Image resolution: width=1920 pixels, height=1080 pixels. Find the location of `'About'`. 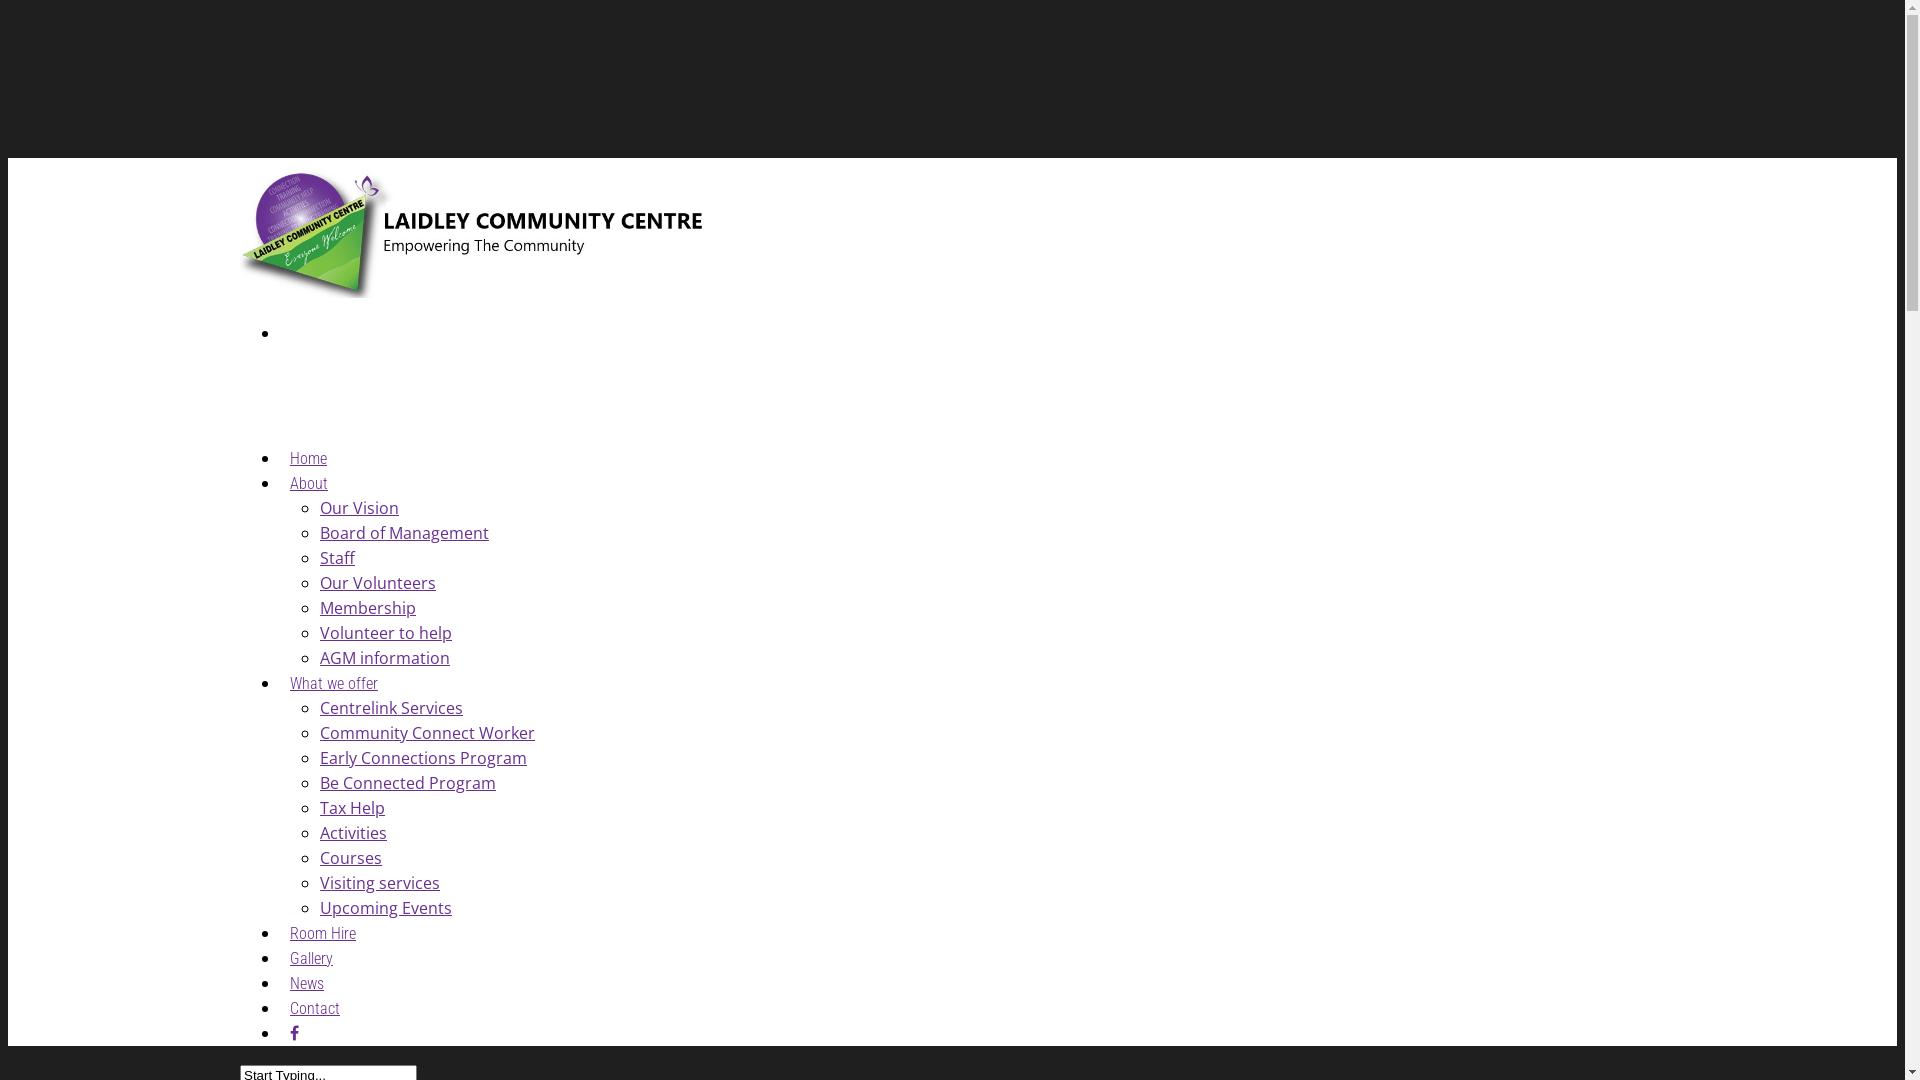

'About' is located at coordinates (307, 488).